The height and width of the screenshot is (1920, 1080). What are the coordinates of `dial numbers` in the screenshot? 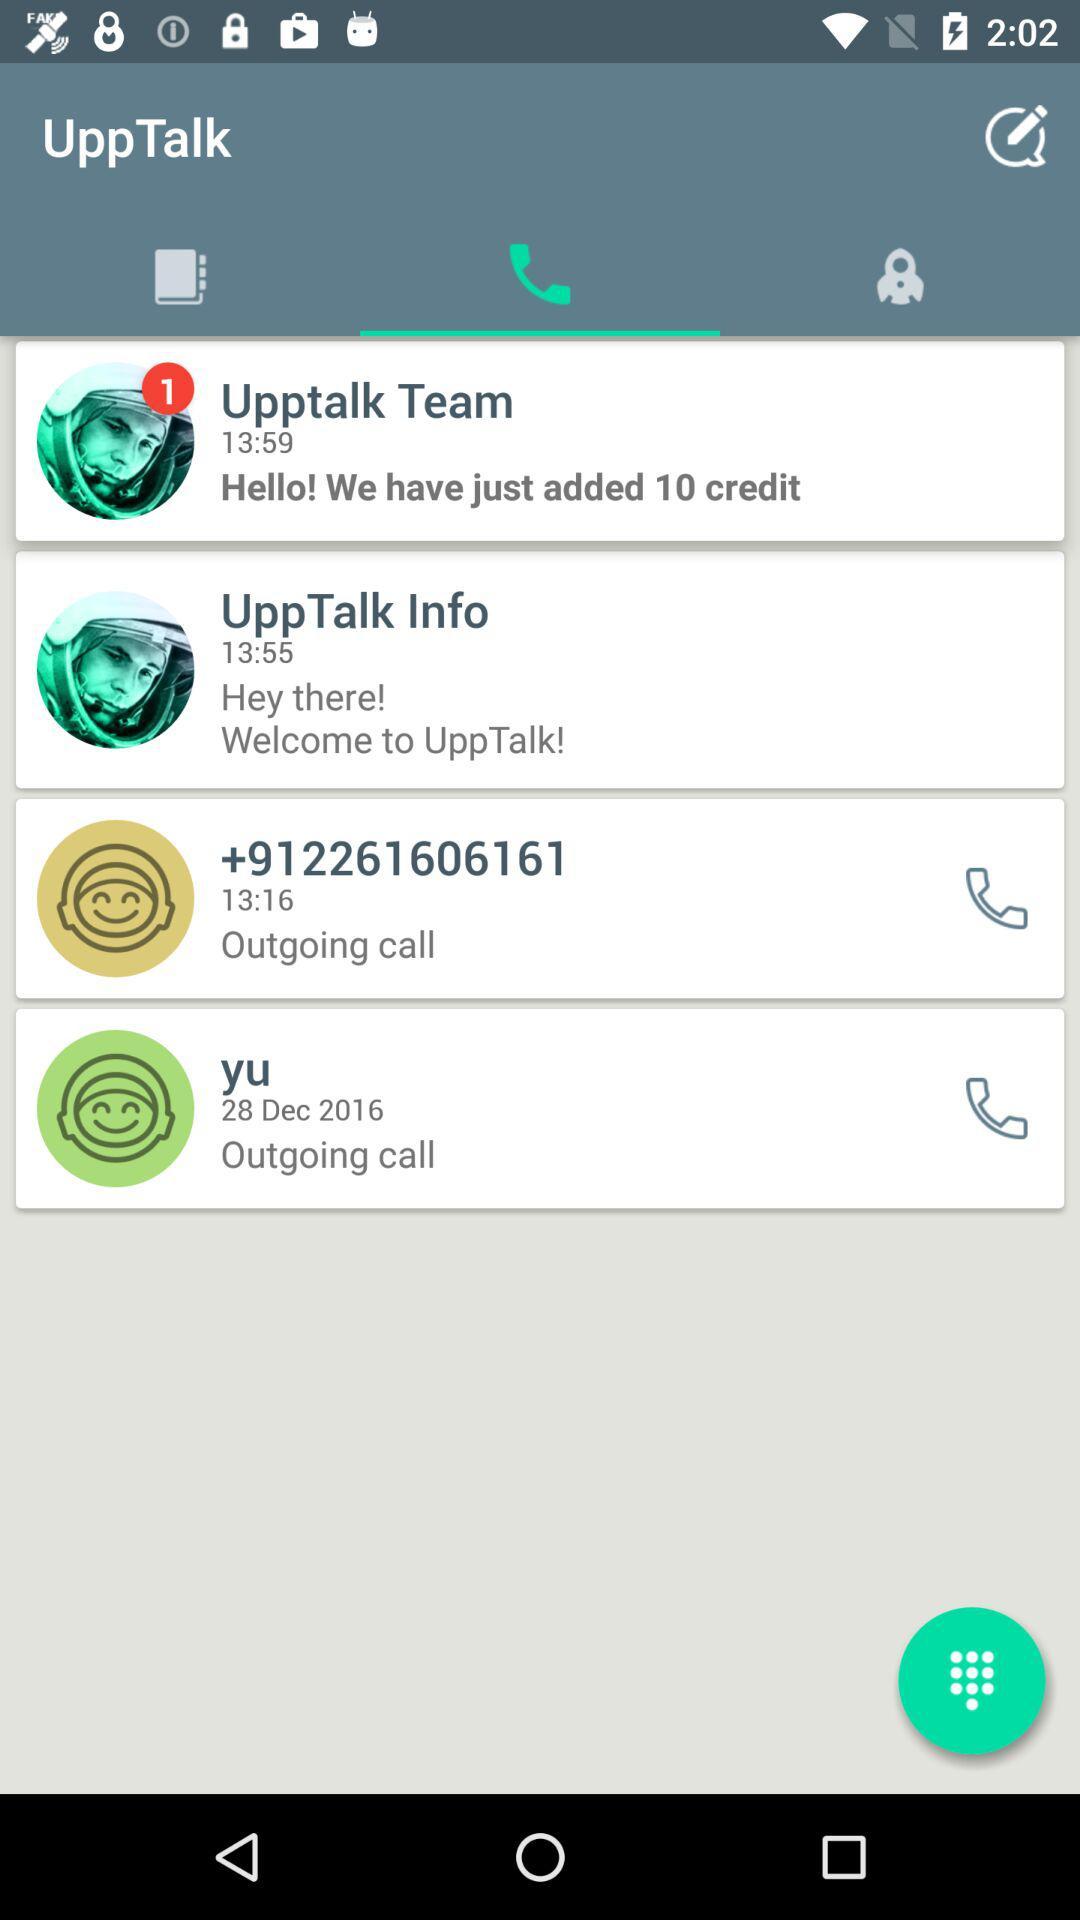 It's located at (971, 1680).